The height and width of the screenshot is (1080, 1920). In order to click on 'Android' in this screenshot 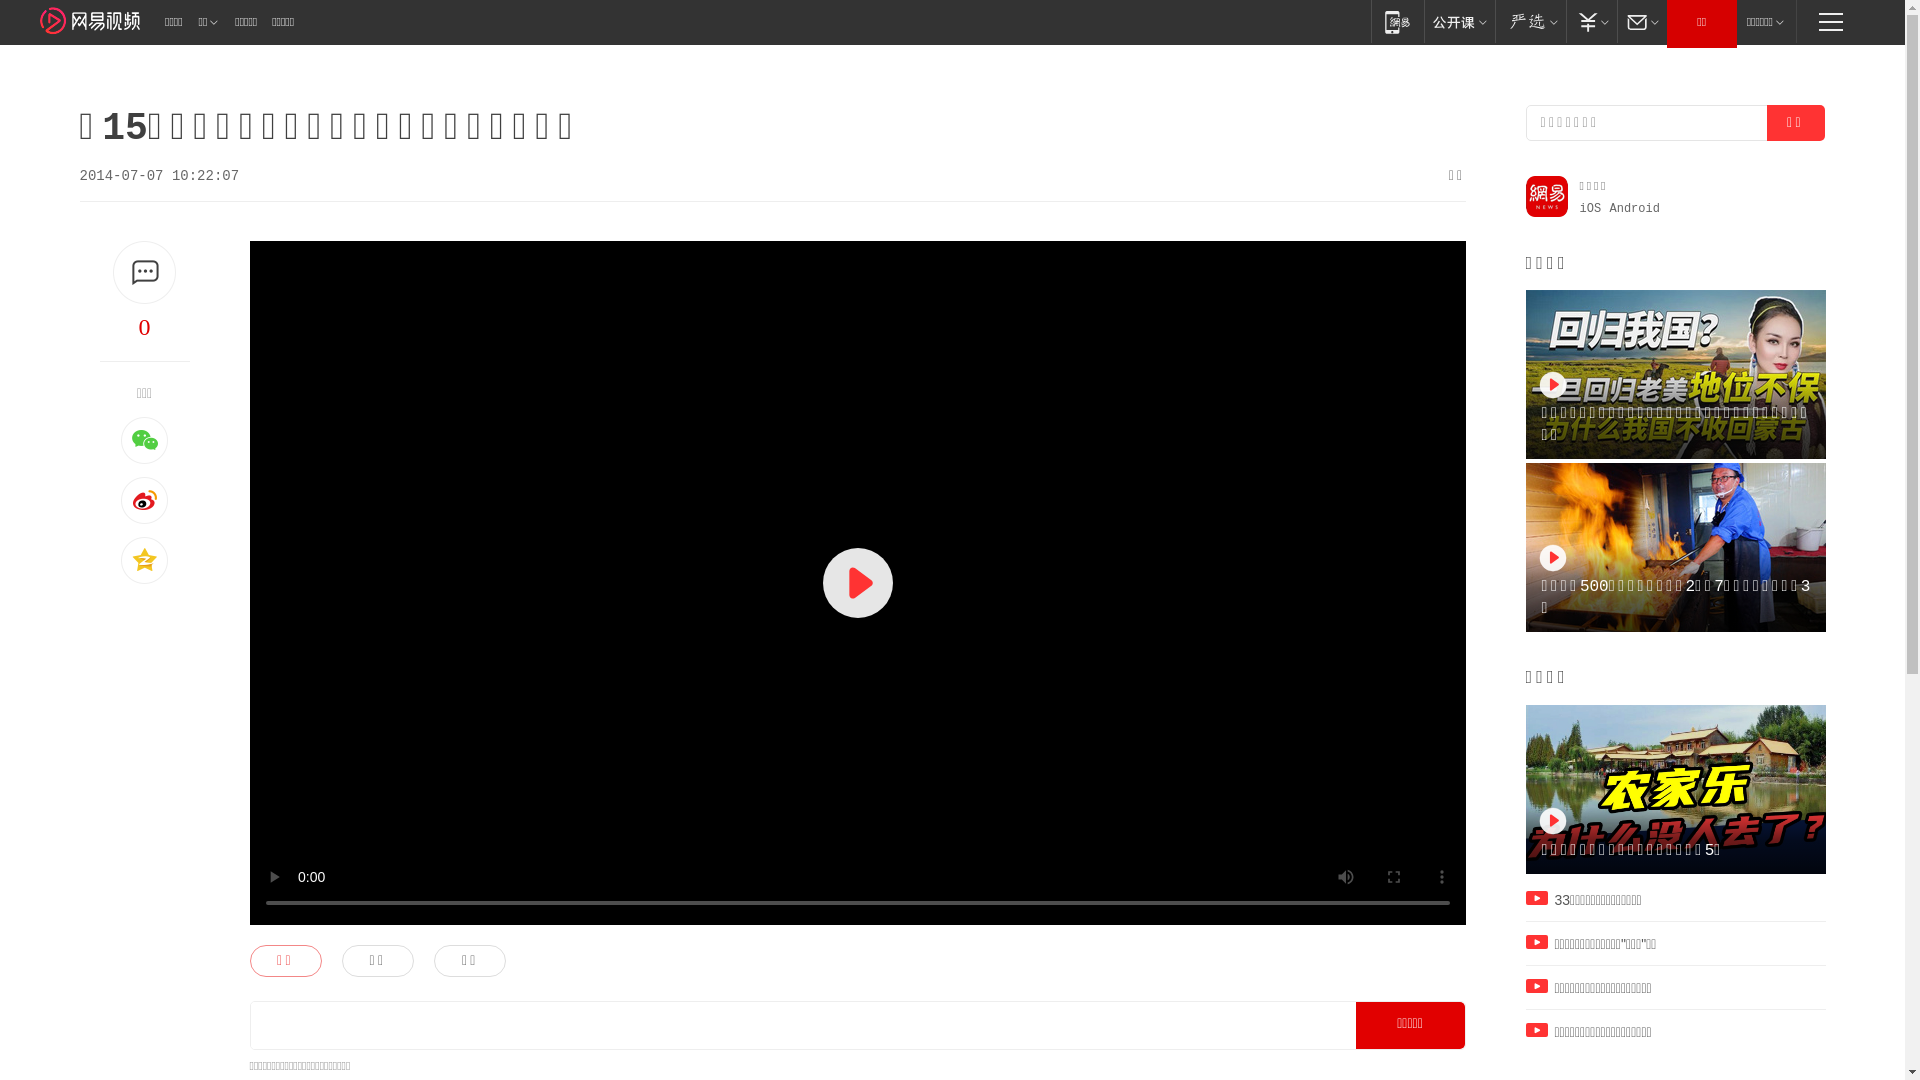, I will do `click(1609, 208)`.